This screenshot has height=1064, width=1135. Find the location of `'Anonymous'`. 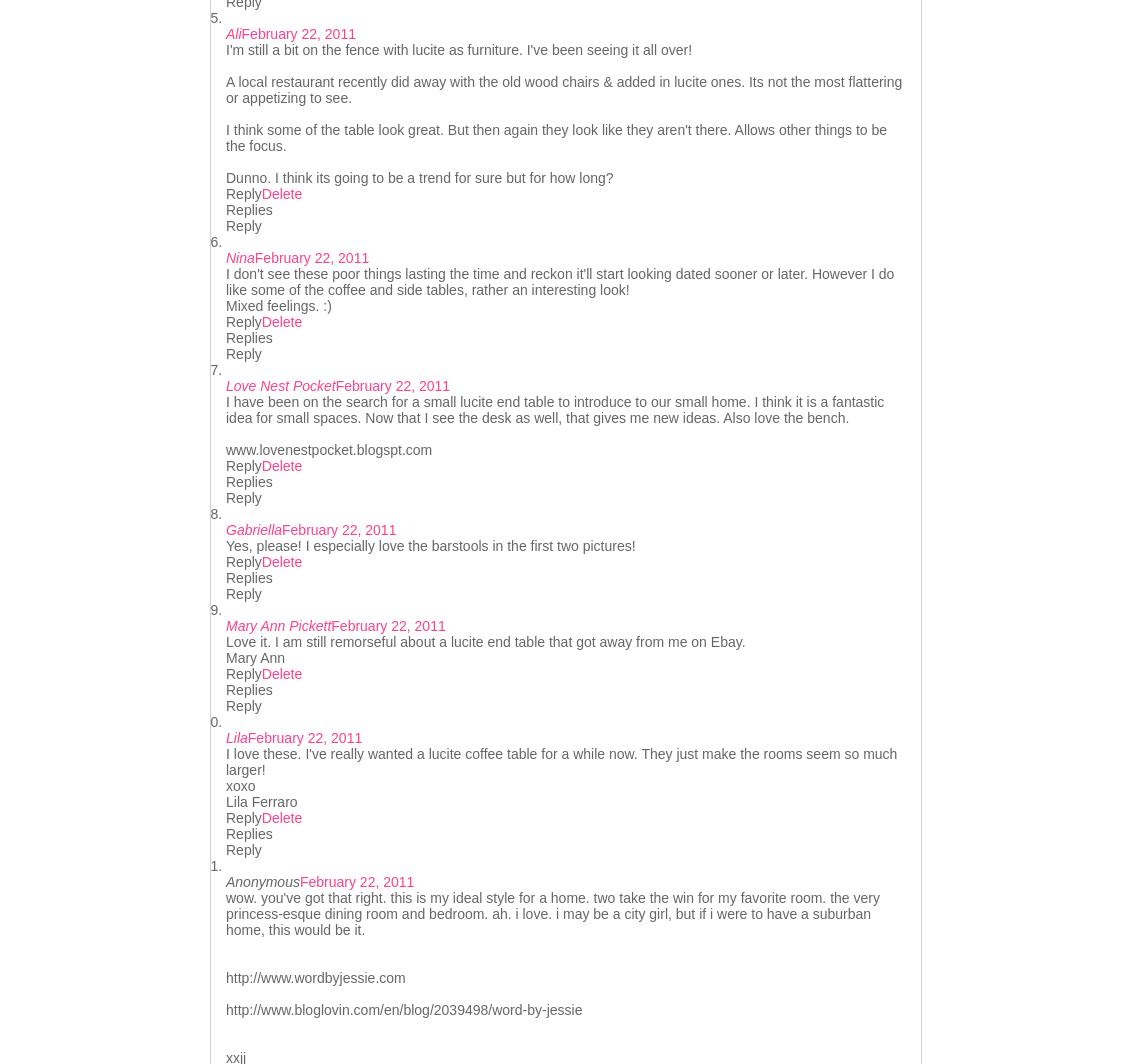

'Anonymous' is located at coordinates (262, 881).